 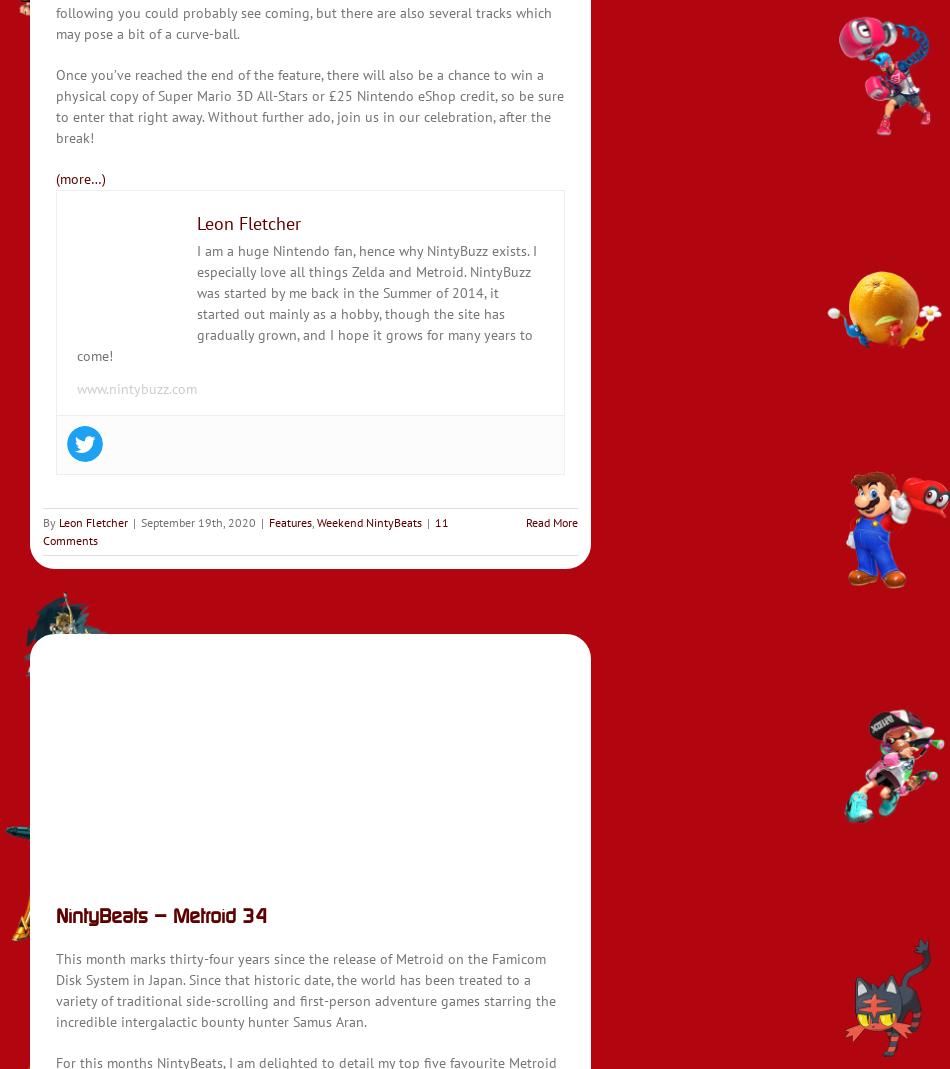 What do you see at coordinates (306, 302) in the screenshot?
I see `'I am a huge Nintendo fan, hence why NintyBuzz exists. I especially love all things Zelda and Metroid. NintyBuzz was started by me back in the Summer of 2014, it started out mainly as a hobby, though the site has gradually grown, and I hope it grows for many years to come!'` at bounding box center [306, 302].